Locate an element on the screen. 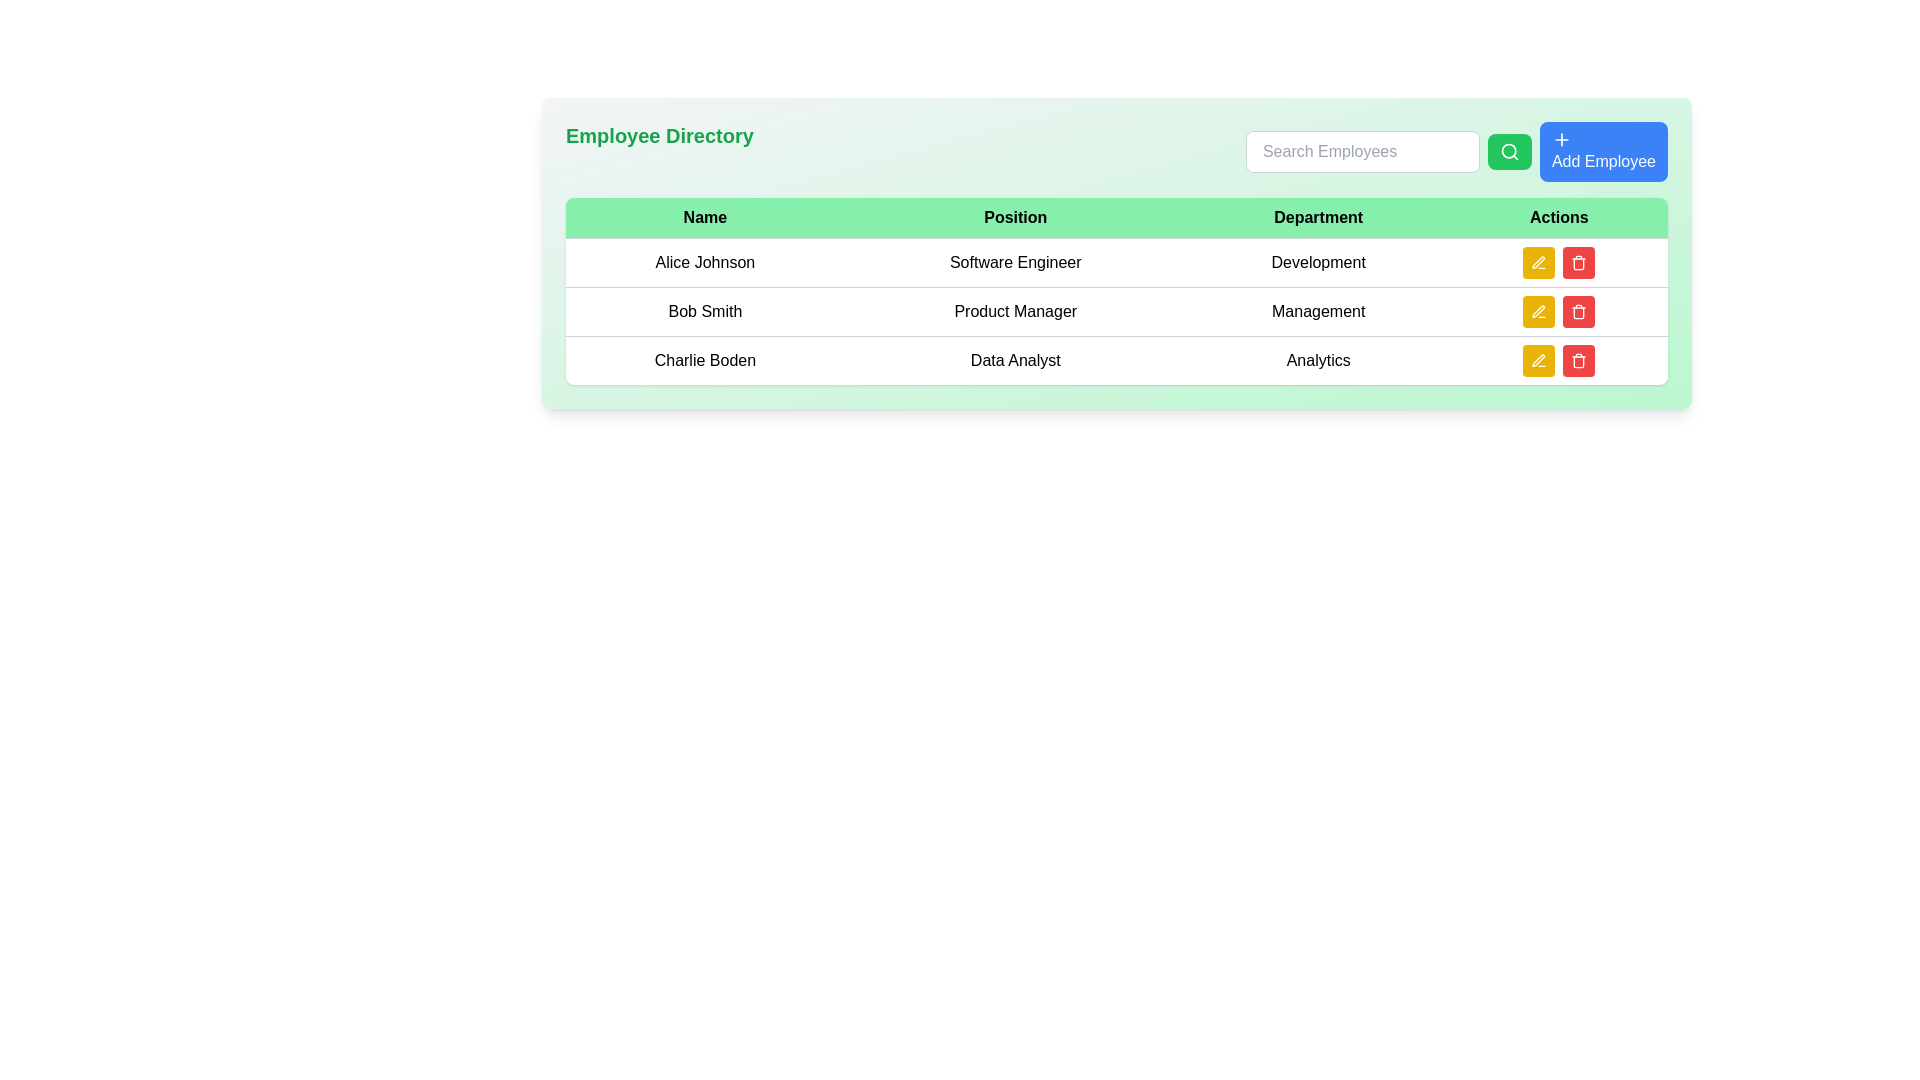  the delete button (trash bin icon) located in the Actions column of the employee table for 'Charlie Boden' is located at coordinates (1578, 261).